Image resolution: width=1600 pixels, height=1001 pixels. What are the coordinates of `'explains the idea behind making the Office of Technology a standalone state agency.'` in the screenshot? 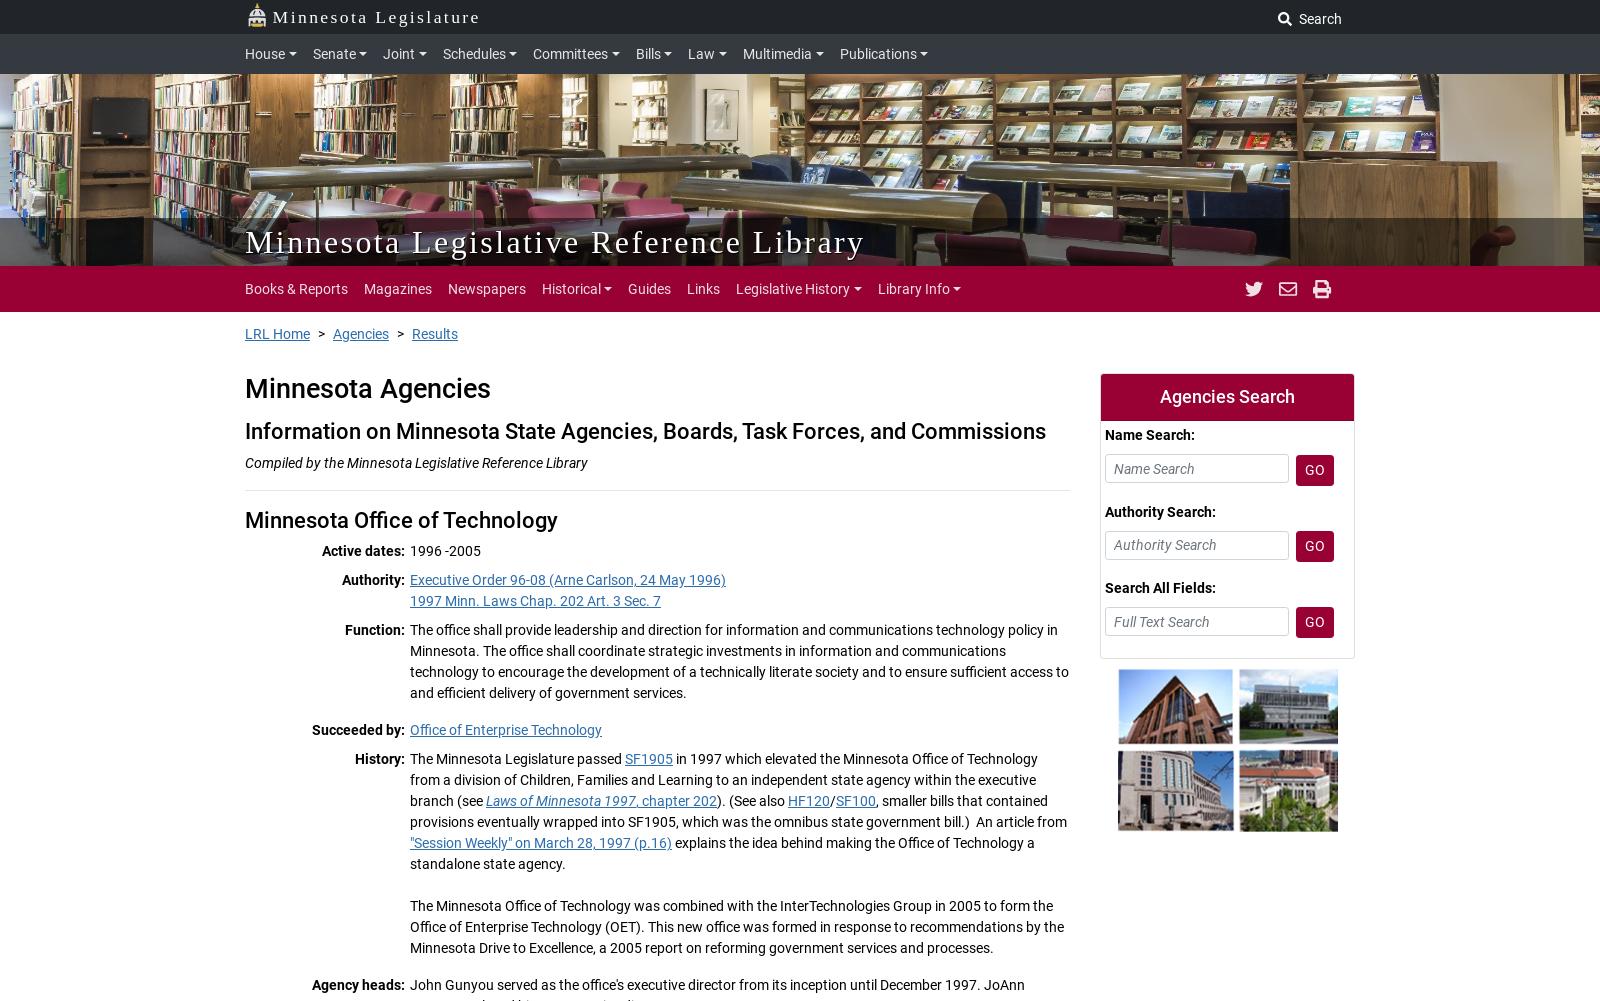 It's located at (408, 852).